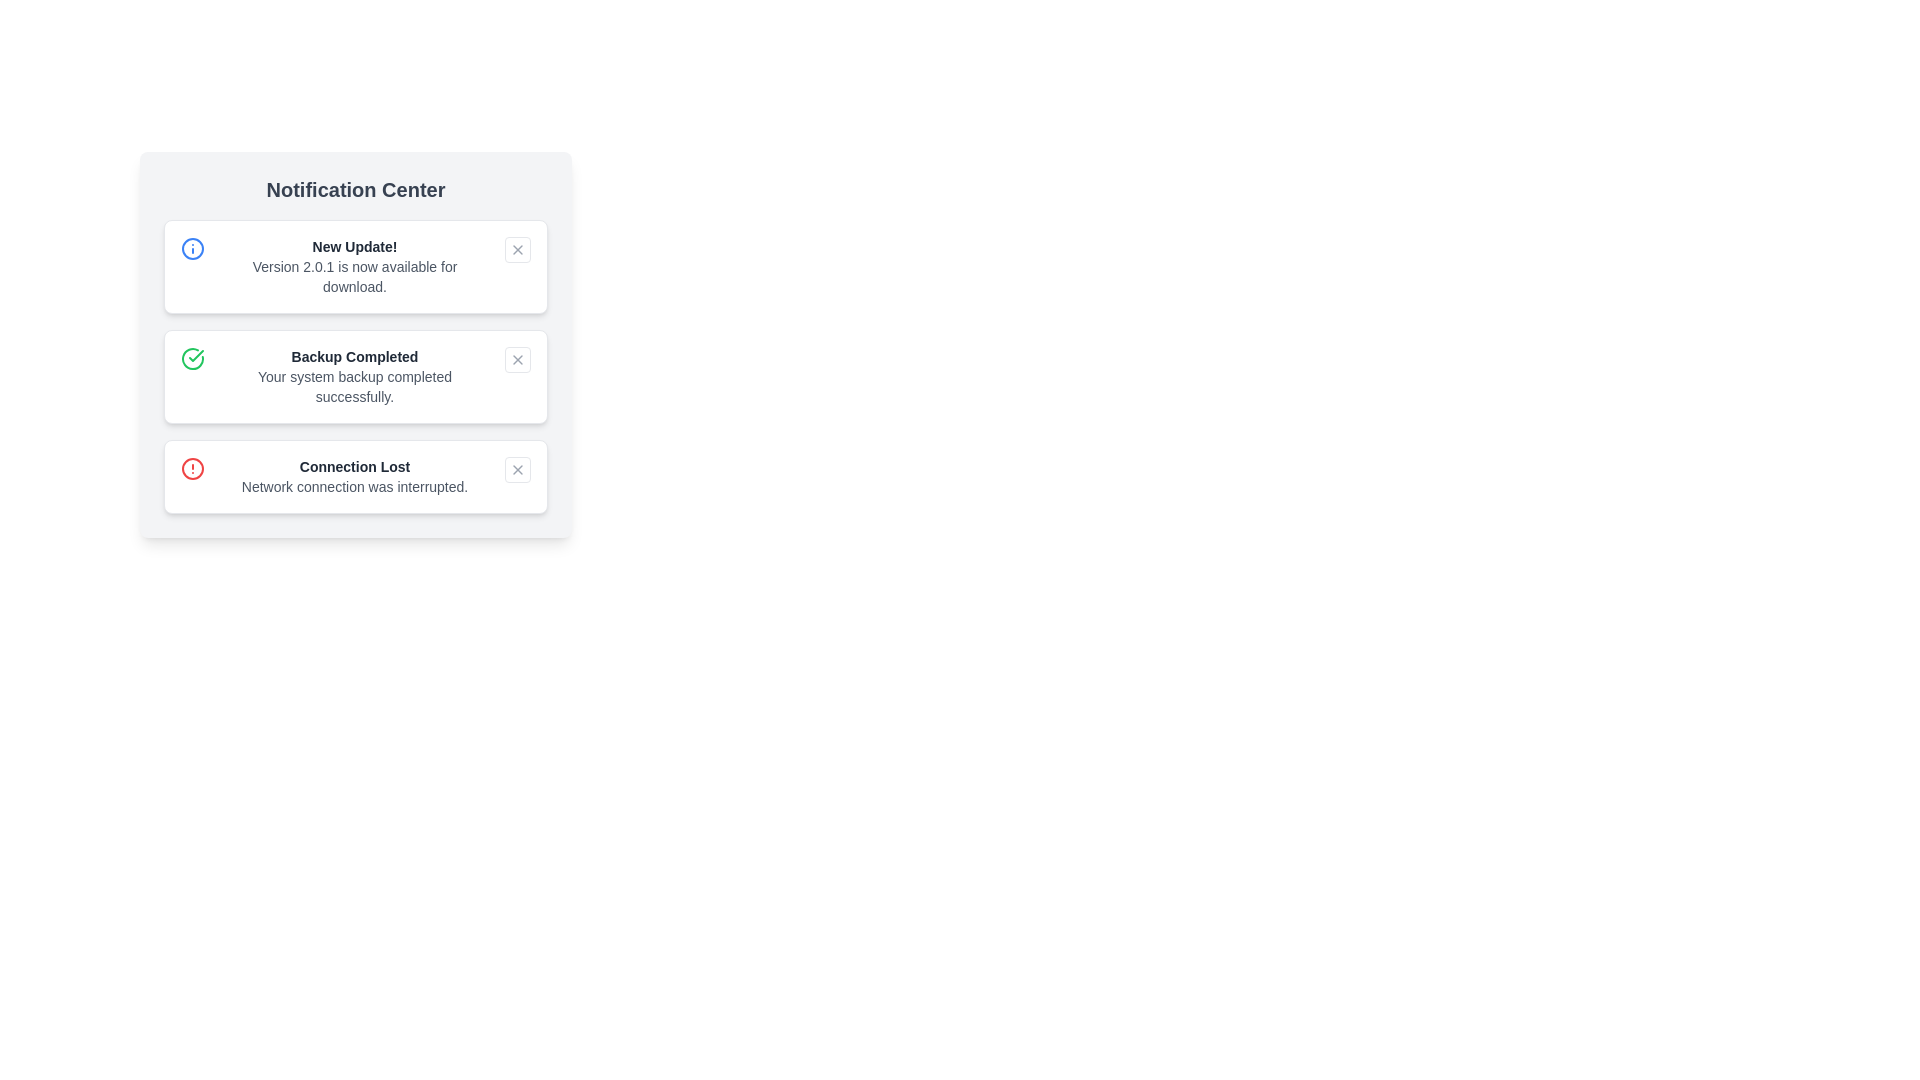  I want to click on the alert icon indicating 'Connection Lost' at the start of the notification card, so click(192, 469).